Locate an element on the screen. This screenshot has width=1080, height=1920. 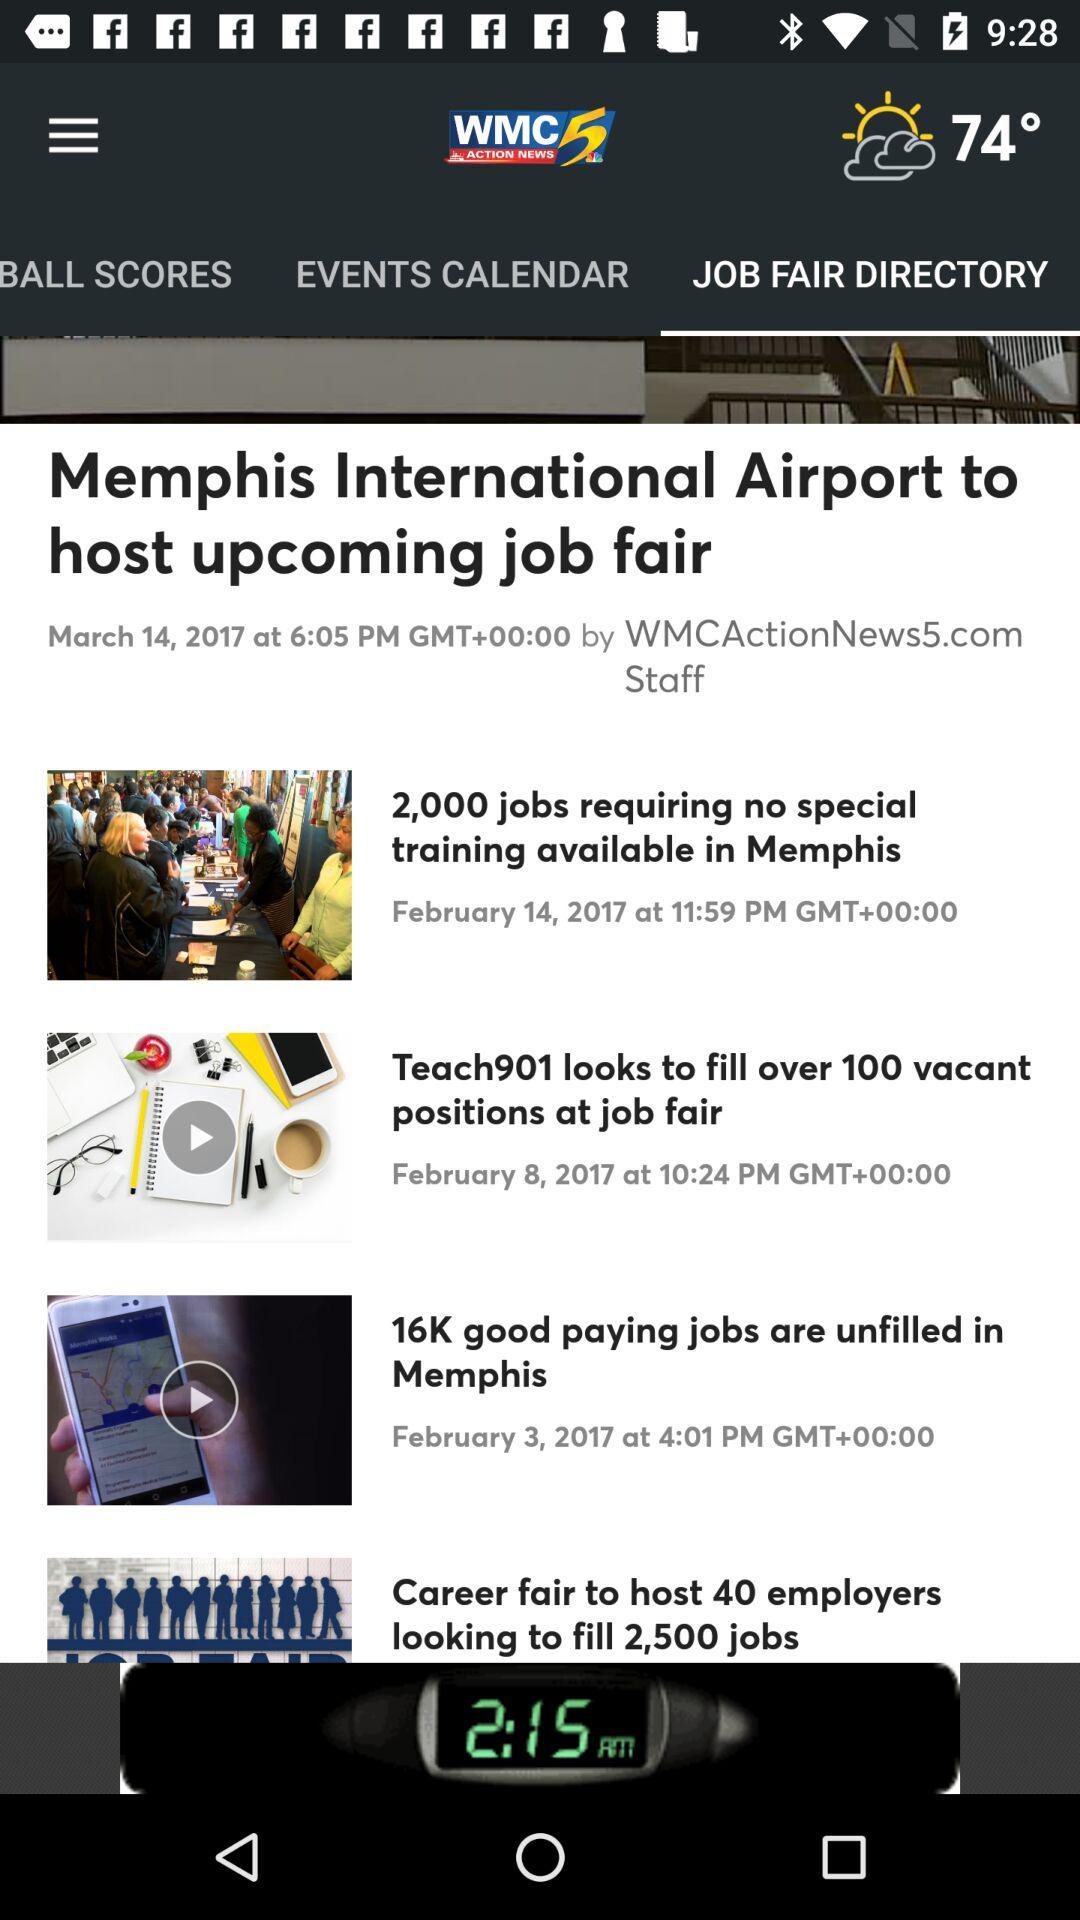
app timer pop up display is located at coordinates (540, 1727).